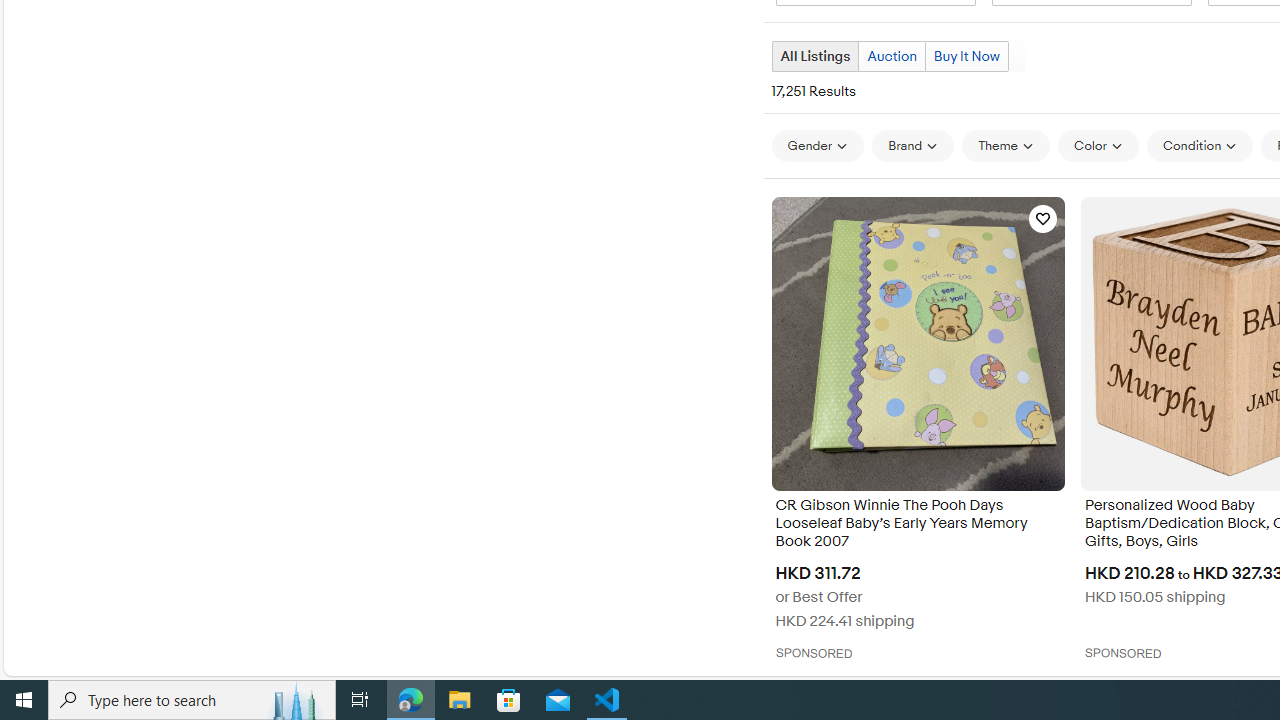 This screenshot has width=1280, height=720. Describe the element at coordinates (1097, 144) in the screenshot. I see `'Color'` at that location.